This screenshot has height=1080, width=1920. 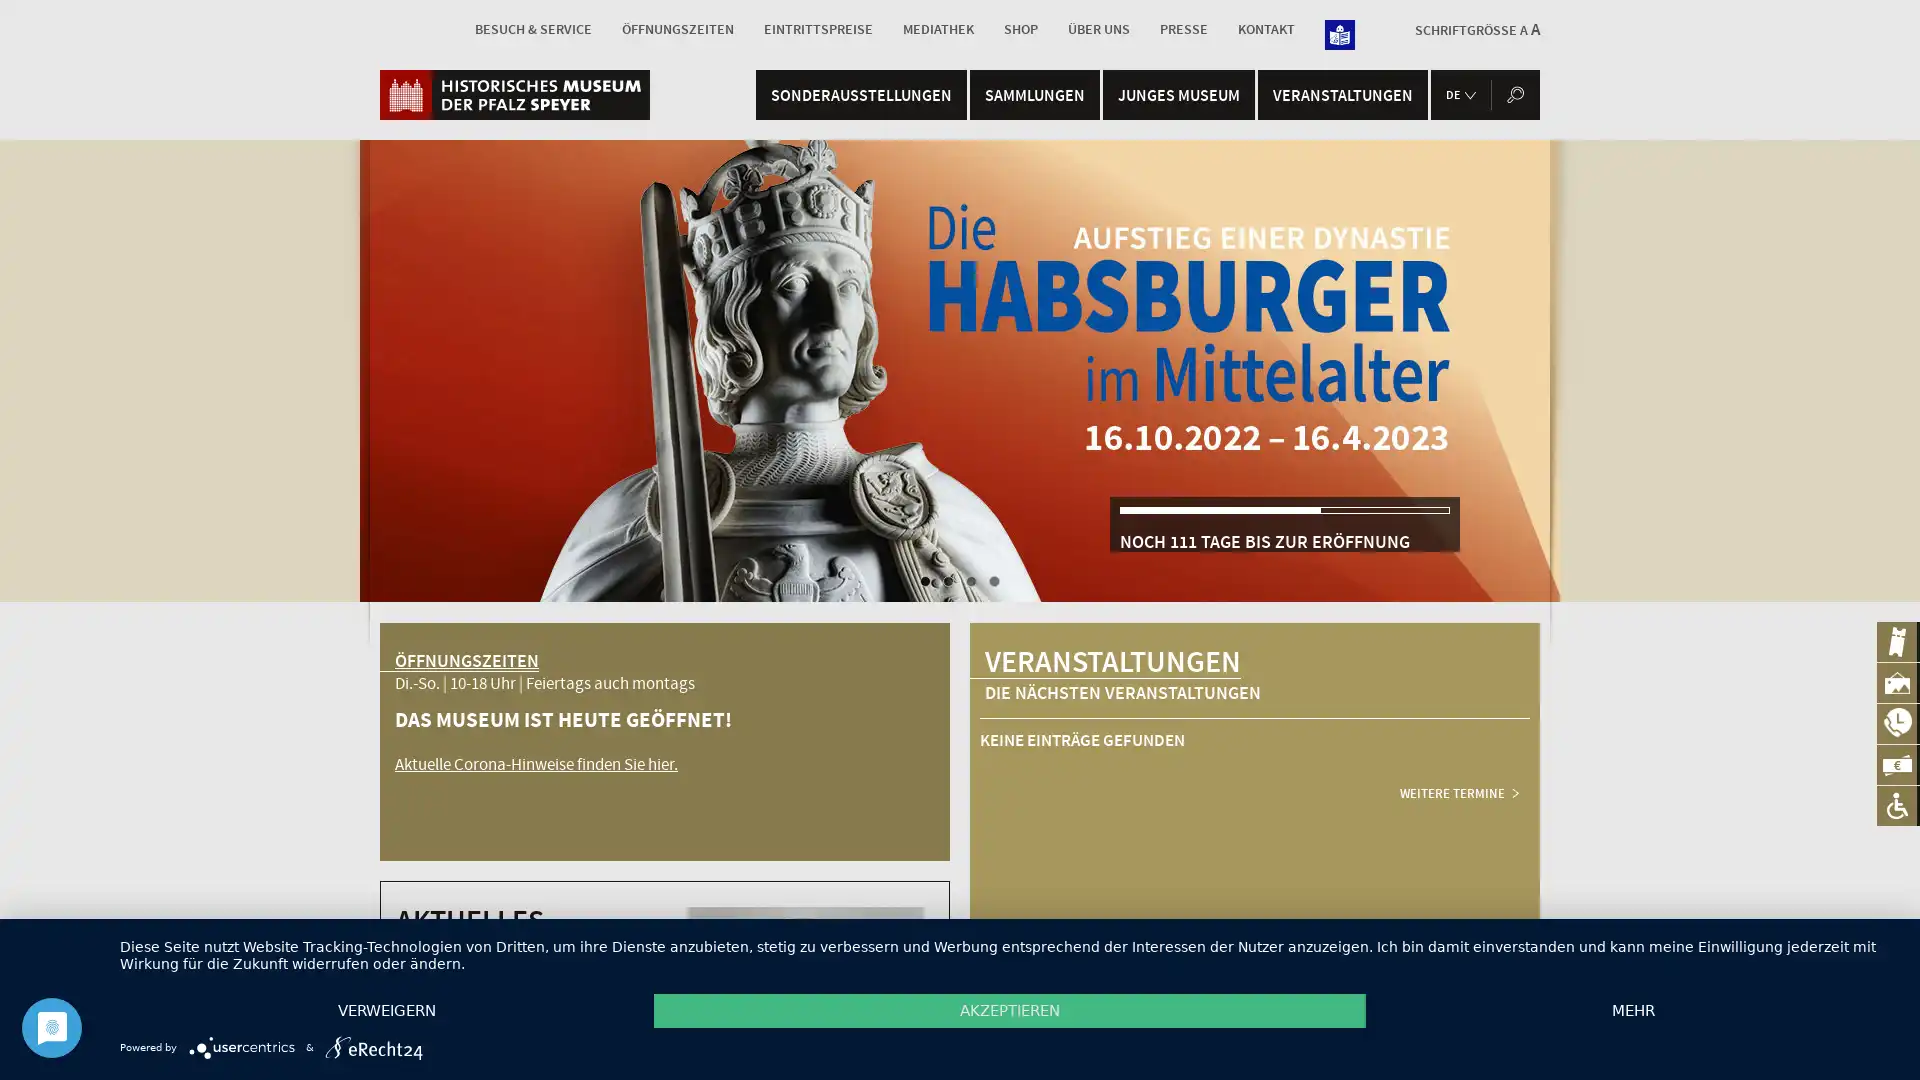 What do you see at coordinates (387, 1010) in the screenshot?
I see `Verweigern` at bounding box center [387, 1010].